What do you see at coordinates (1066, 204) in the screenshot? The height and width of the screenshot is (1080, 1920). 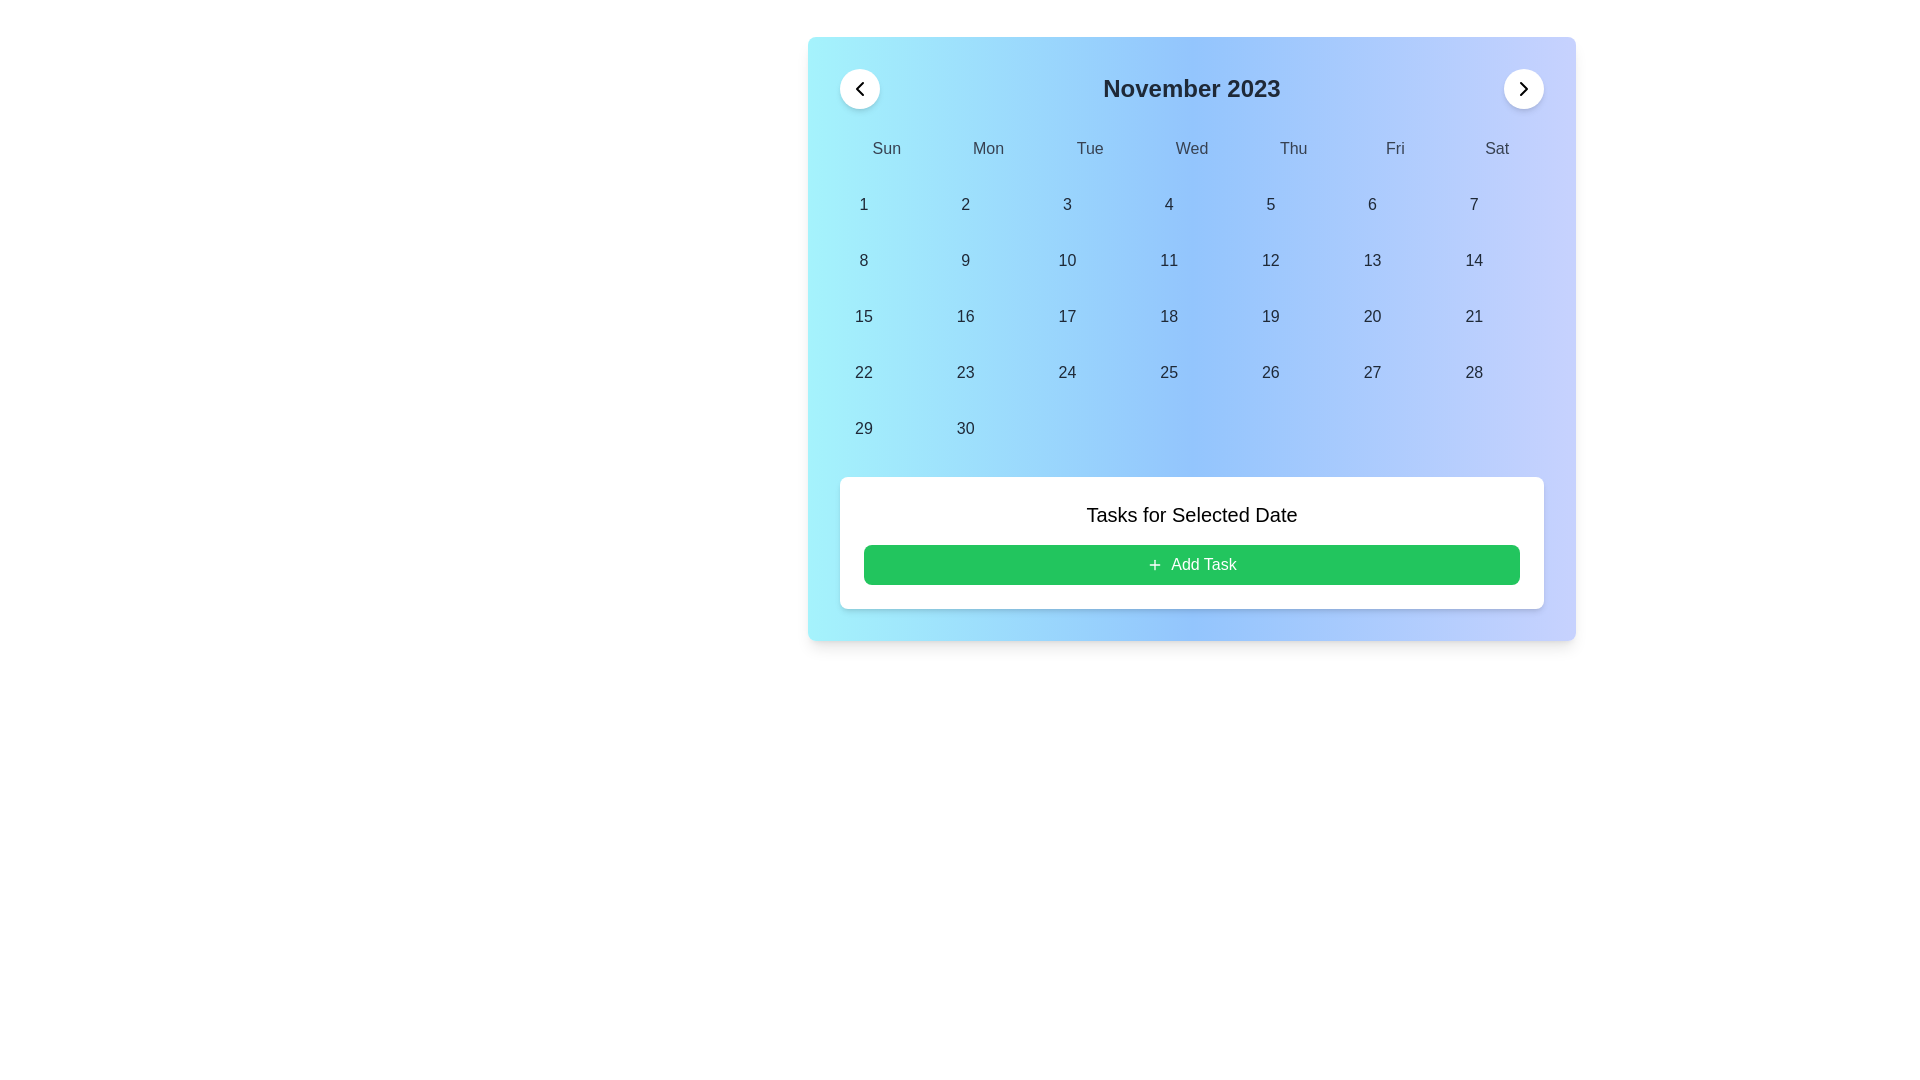 I see `the button representing Tuesday, November 3rd in the calendar grid to change its background color` at bounding box center [1066, 204].